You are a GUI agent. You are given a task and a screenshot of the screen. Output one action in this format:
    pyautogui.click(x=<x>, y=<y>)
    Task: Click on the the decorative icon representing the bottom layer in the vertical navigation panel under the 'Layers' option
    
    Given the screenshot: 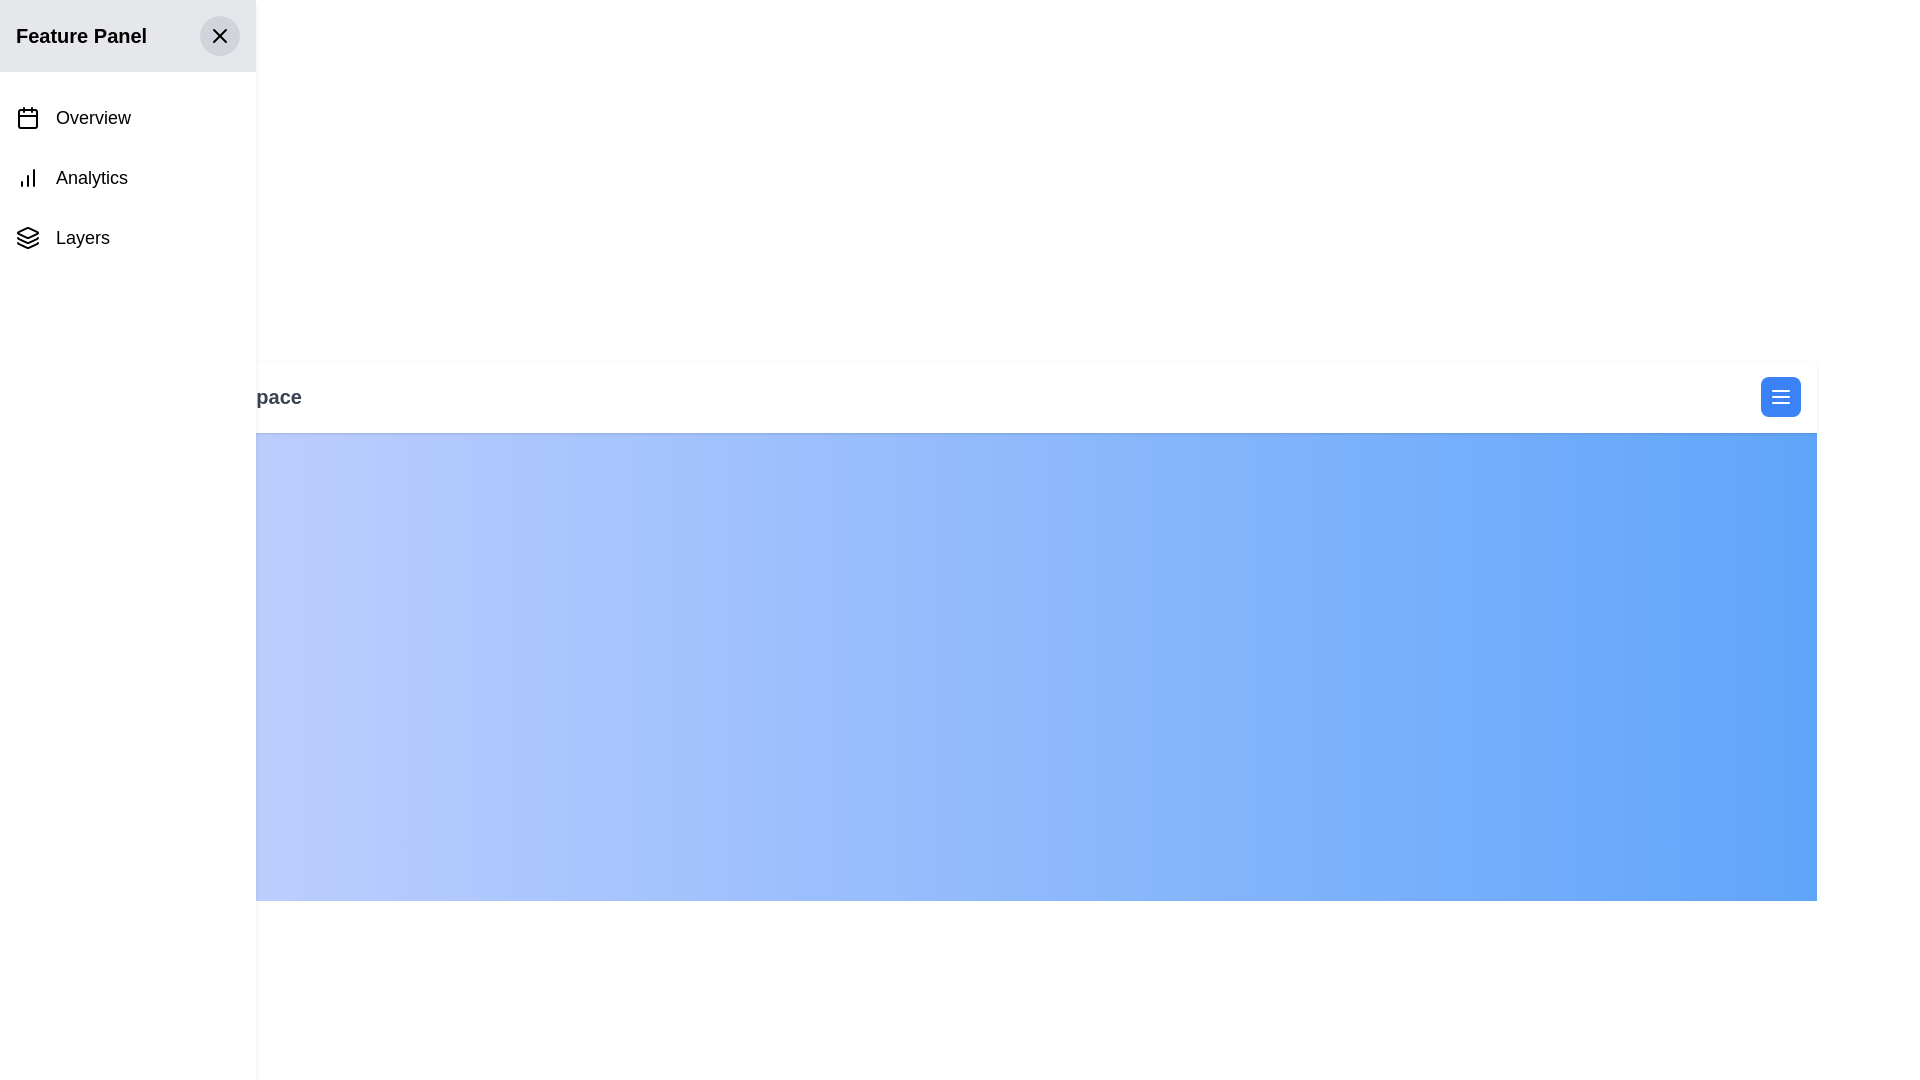 What is the action you would take?
    pyautogui.click(x=28, y=244)
    